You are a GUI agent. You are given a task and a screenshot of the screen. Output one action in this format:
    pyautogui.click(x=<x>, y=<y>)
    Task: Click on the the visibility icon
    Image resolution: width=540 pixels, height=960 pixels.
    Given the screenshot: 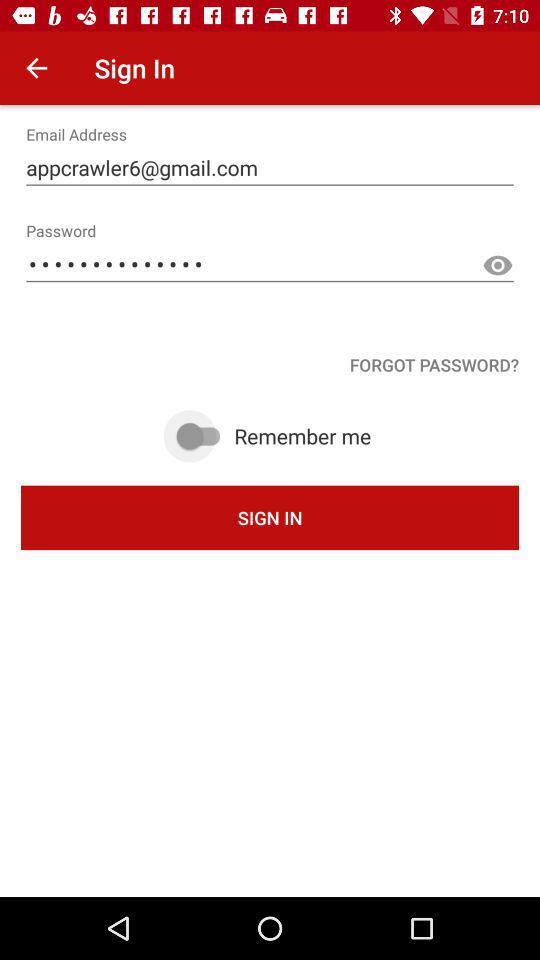 What is the action you would take?
    pyautogui.click(x=496, y=265)
    